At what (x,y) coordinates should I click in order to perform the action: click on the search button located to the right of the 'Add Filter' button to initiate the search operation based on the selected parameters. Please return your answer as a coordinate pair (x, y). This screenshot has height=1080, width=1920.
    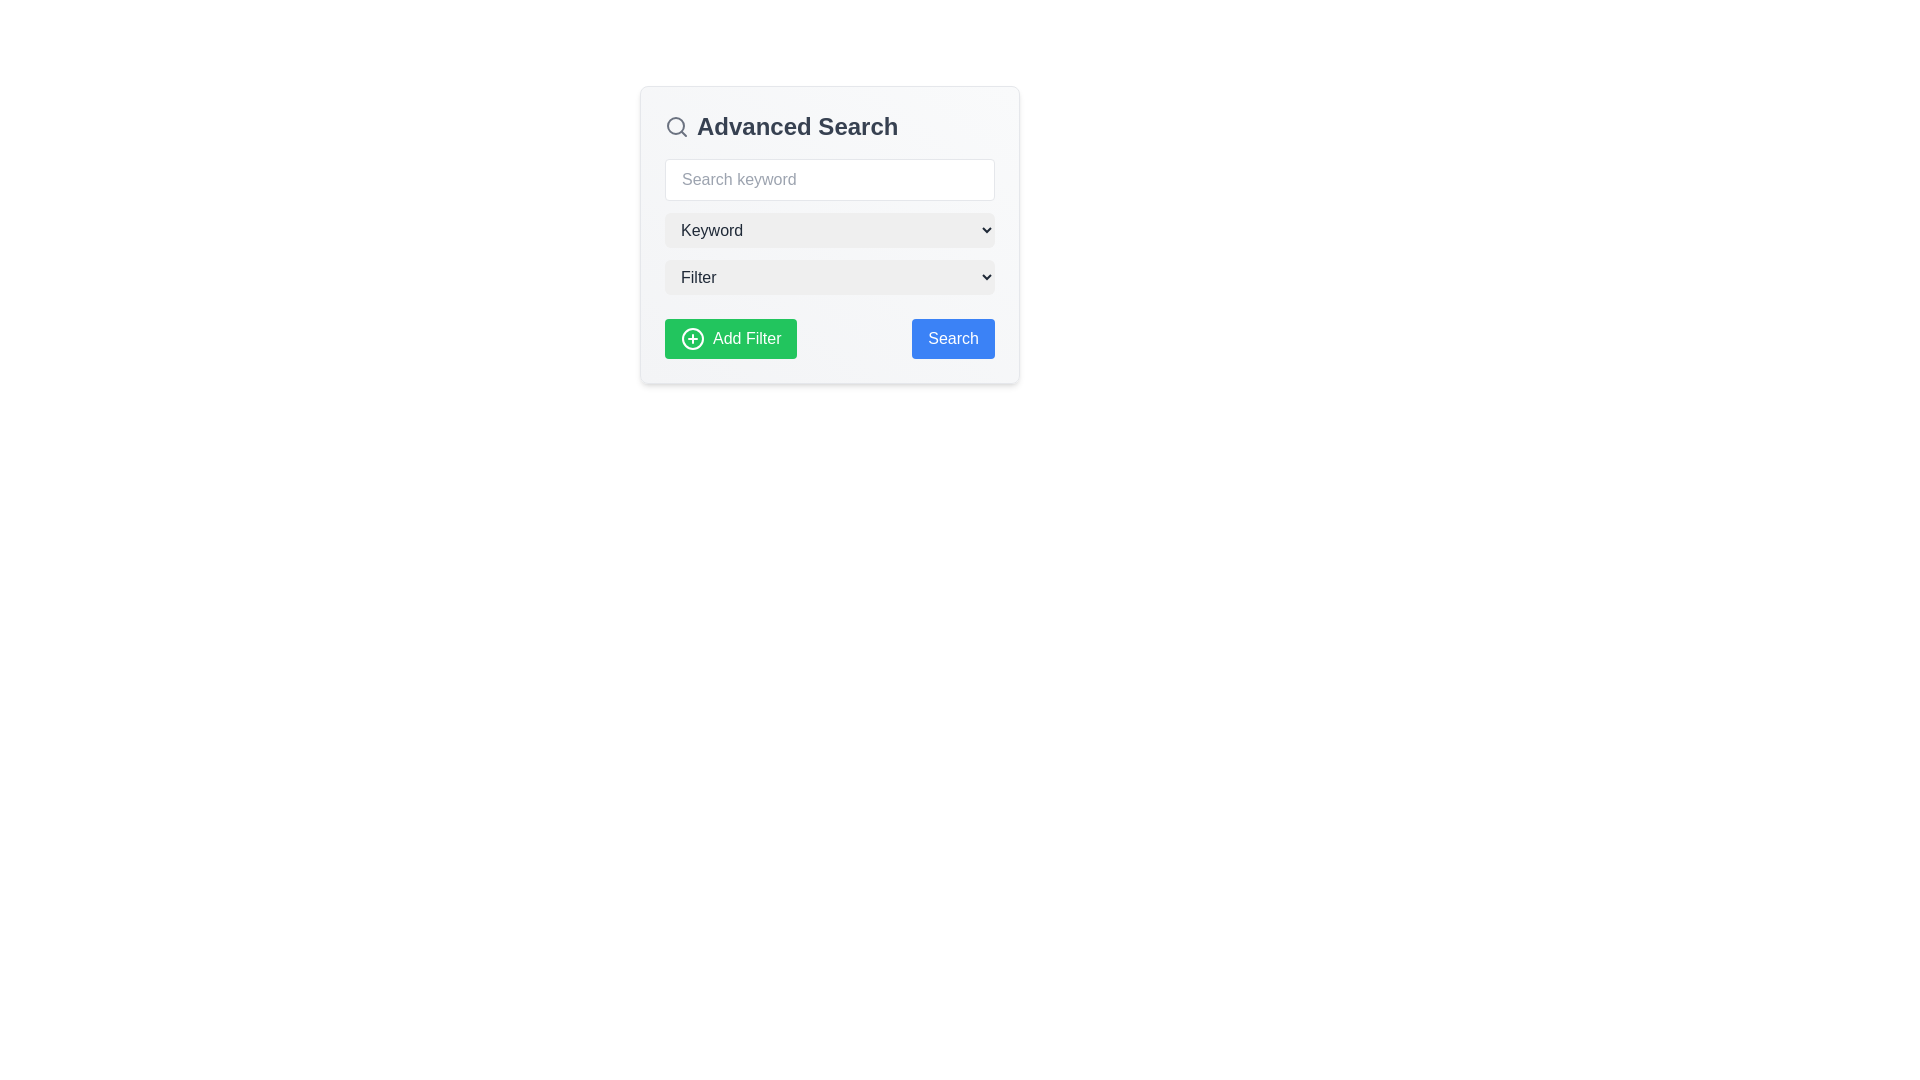
    Looking at the image, I should click on (952, 338).